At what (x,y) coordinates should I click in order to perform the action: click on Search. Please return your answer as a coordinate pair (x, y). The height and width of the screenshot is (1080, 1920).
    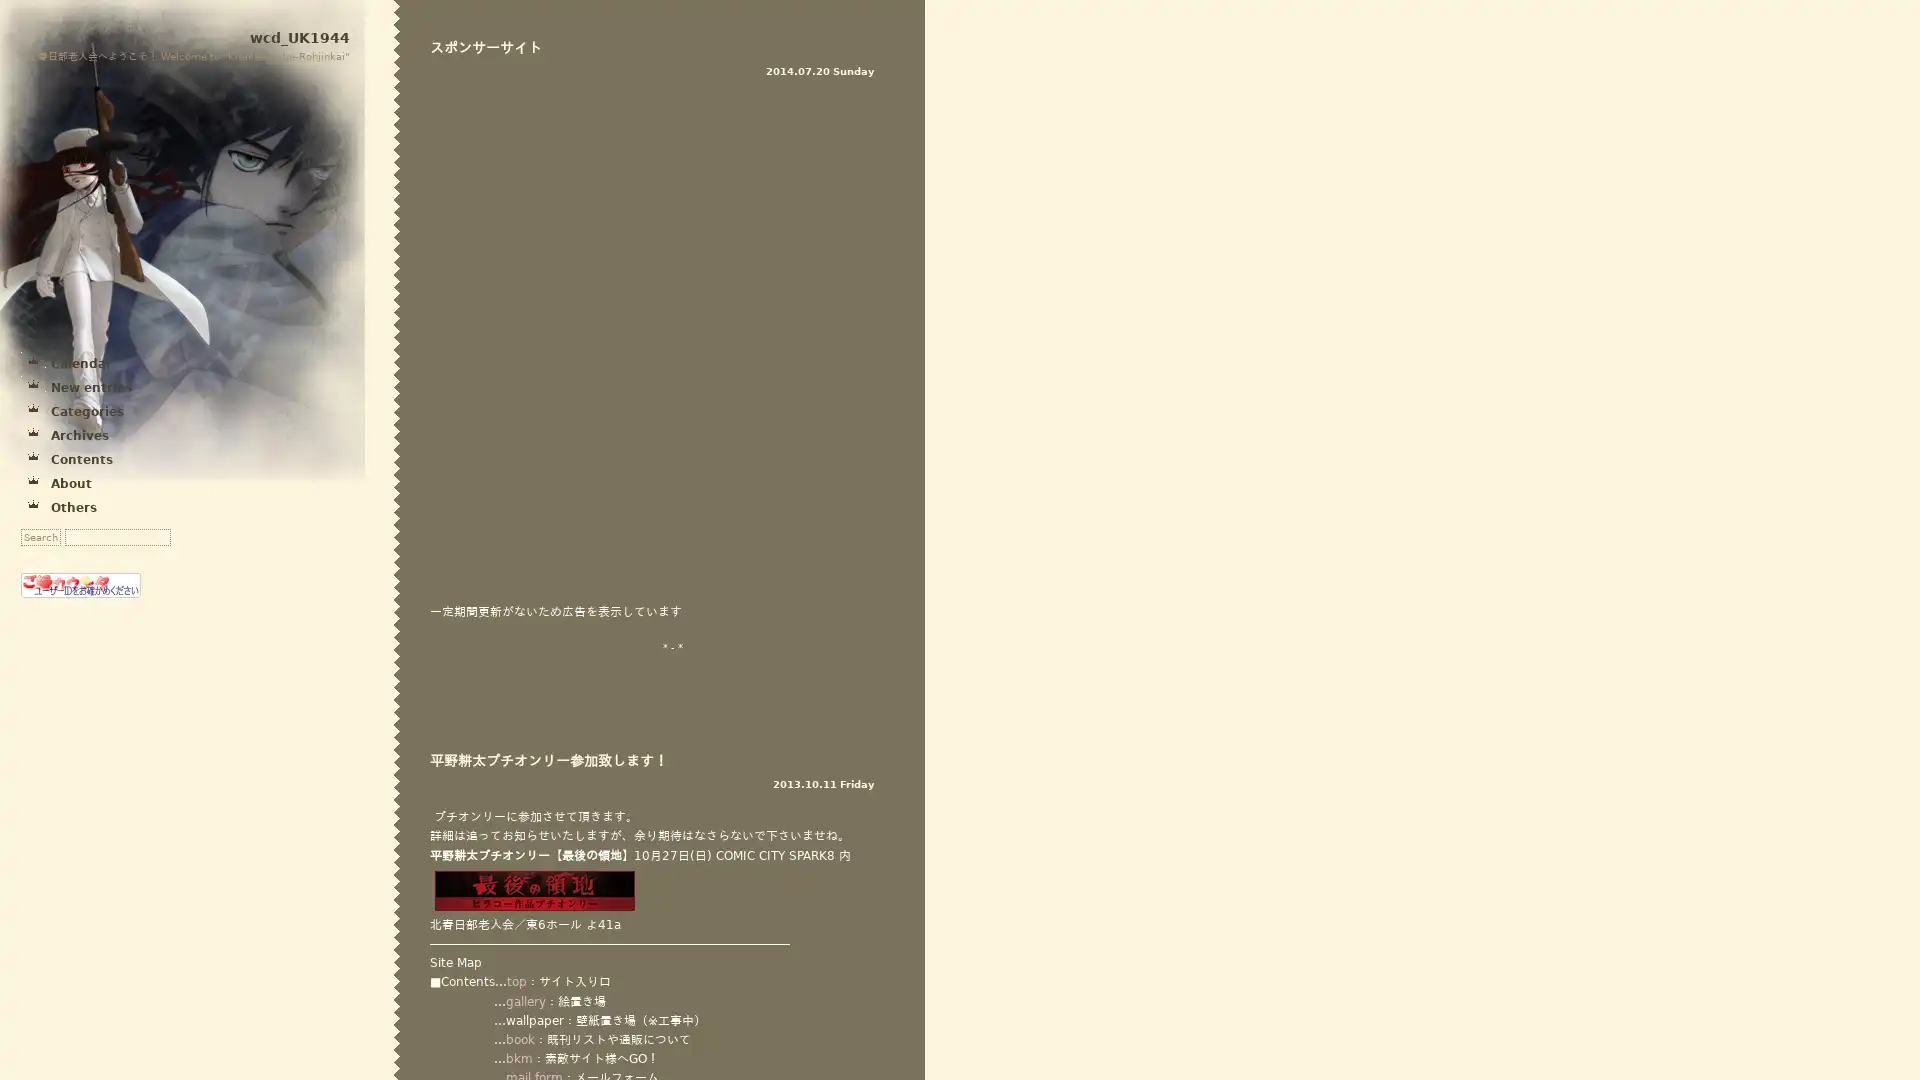
    Looking at the image, I should click on (41, 536).